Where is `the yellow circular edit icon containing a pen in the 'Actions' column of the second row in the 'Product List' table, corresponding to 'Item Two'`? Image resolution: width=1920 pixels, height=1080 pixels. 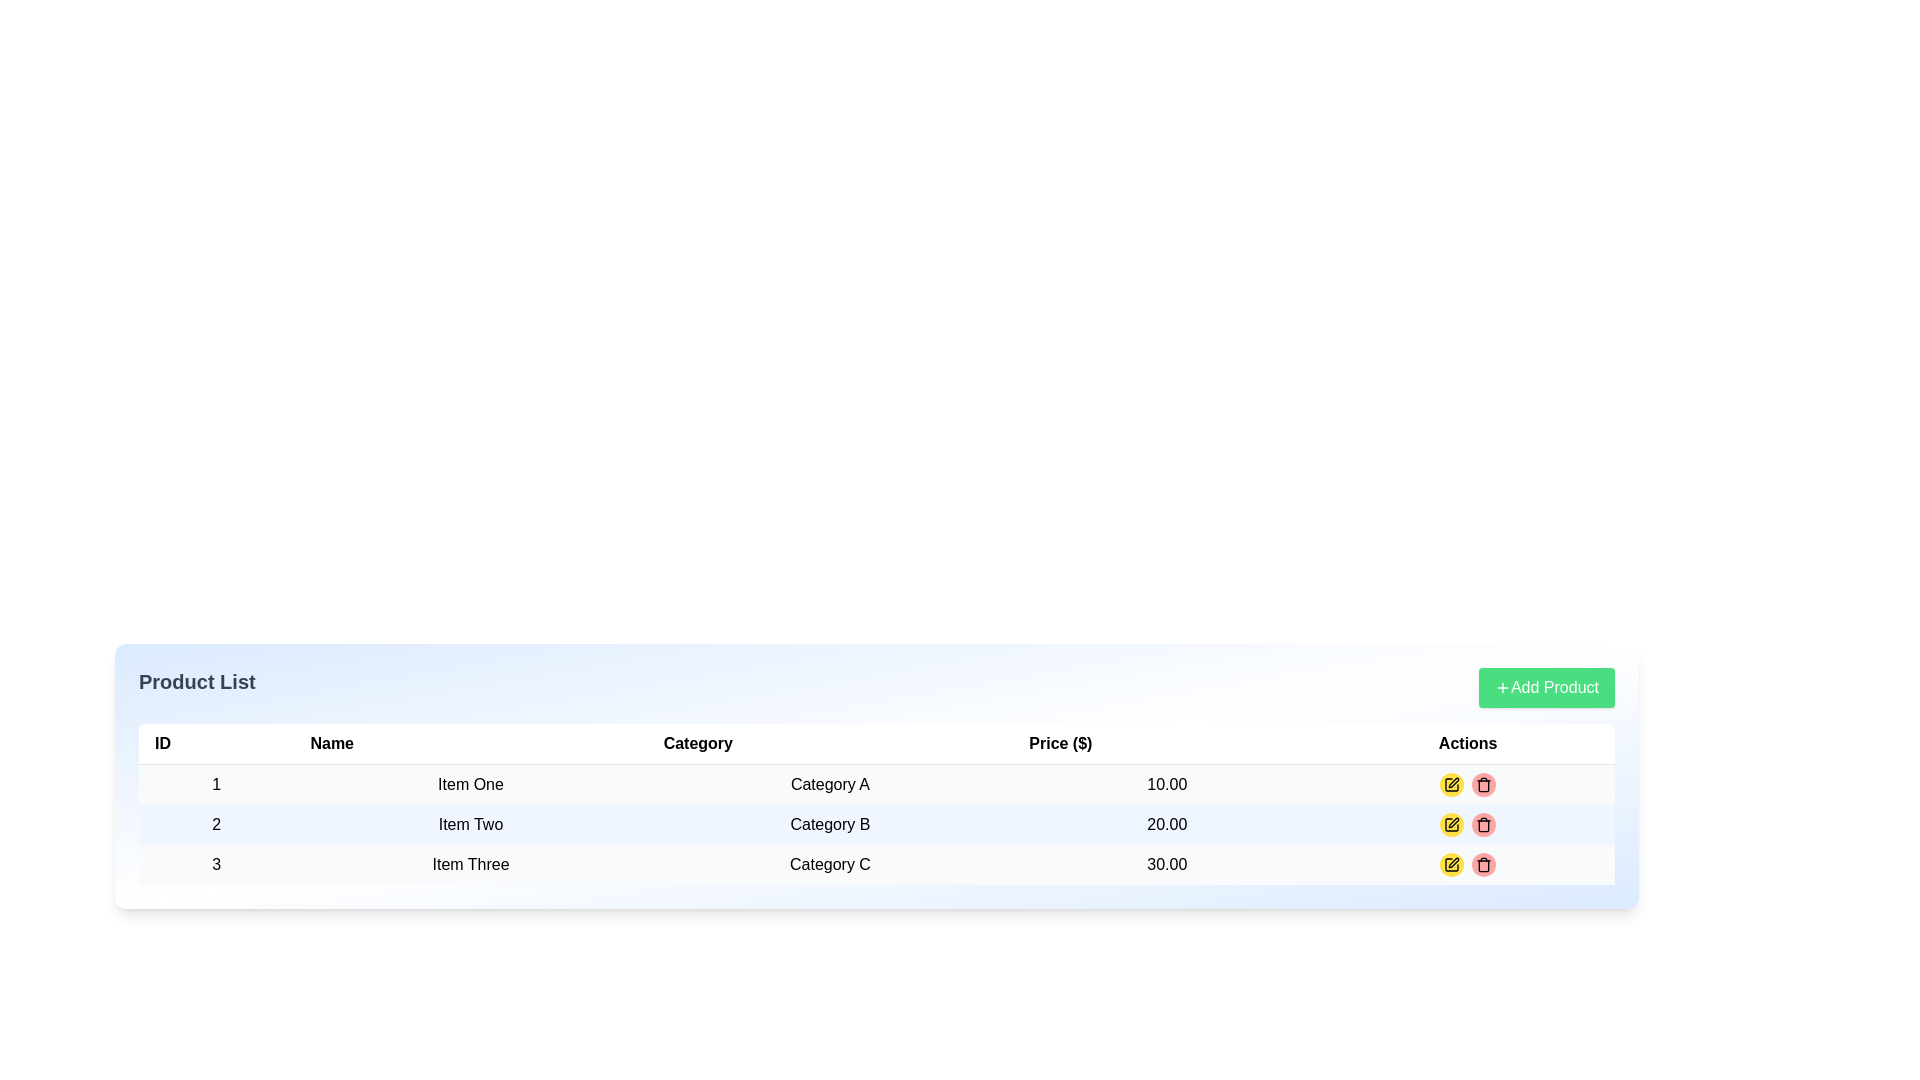 the yellow circular edit icon containing a pen in the 'Actions' column of the second row in the 'Product List' table, corresponding to 'Item Two' is located at coordinates (1452, 825).